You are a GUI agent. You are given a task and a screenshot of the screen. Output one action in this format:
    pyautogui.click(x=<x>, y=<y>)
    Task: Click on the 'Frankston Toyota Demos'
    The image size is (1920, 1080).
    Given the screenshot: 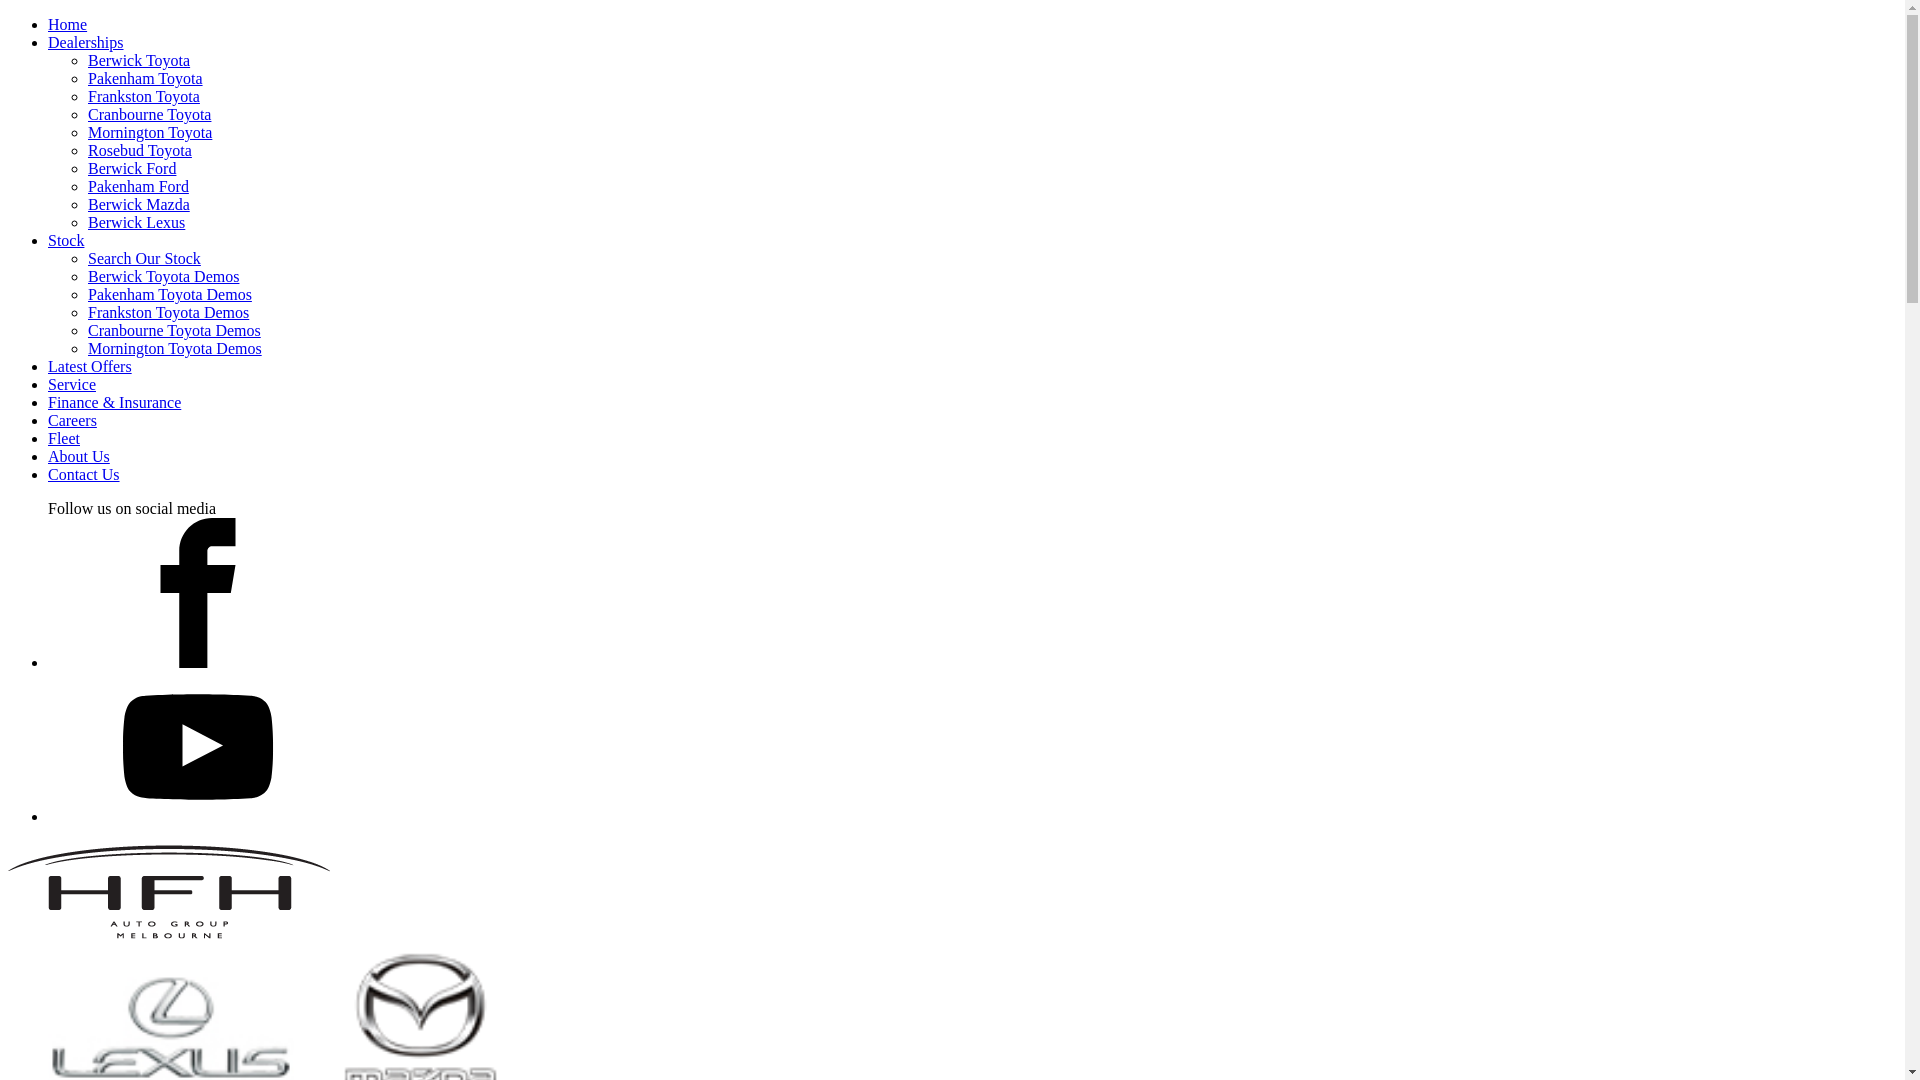 What is the action you would take?
    pyautogui.click(x=168, y=312)
    